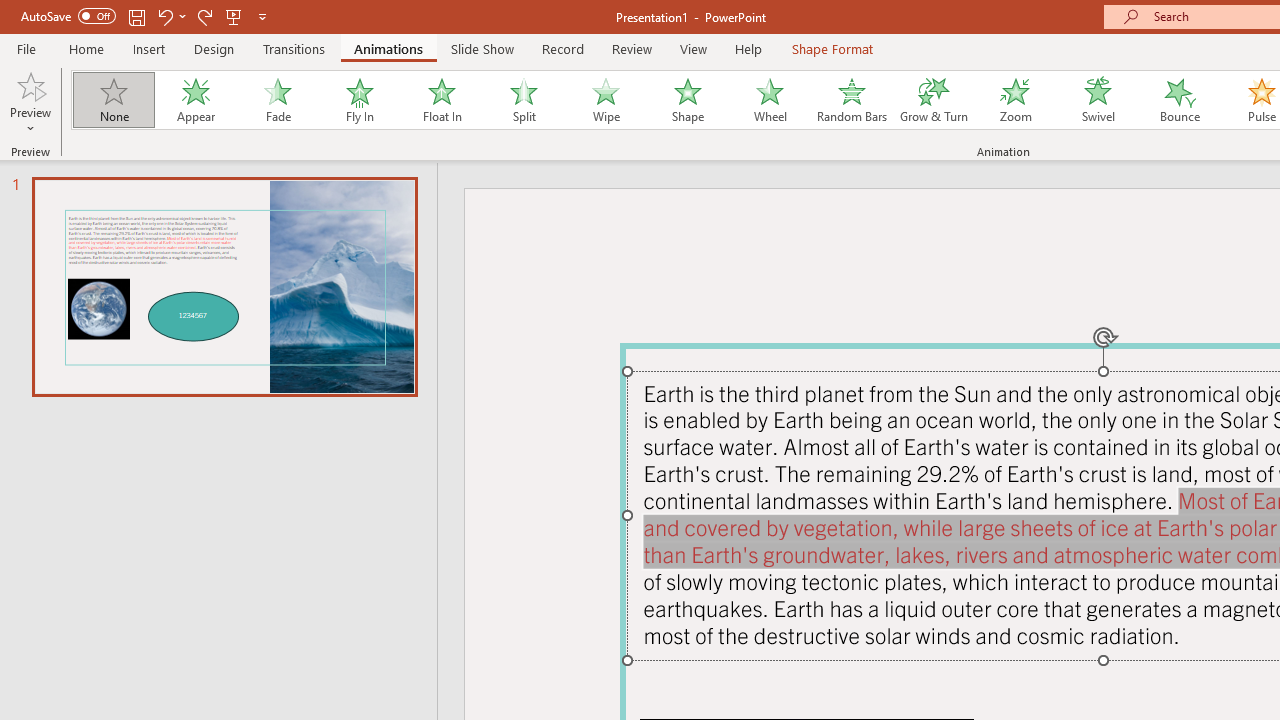  Describe the element at coordinates (262, 16) in the screenshot. I see `'Customize Quick Access Toolbar'` at that location.